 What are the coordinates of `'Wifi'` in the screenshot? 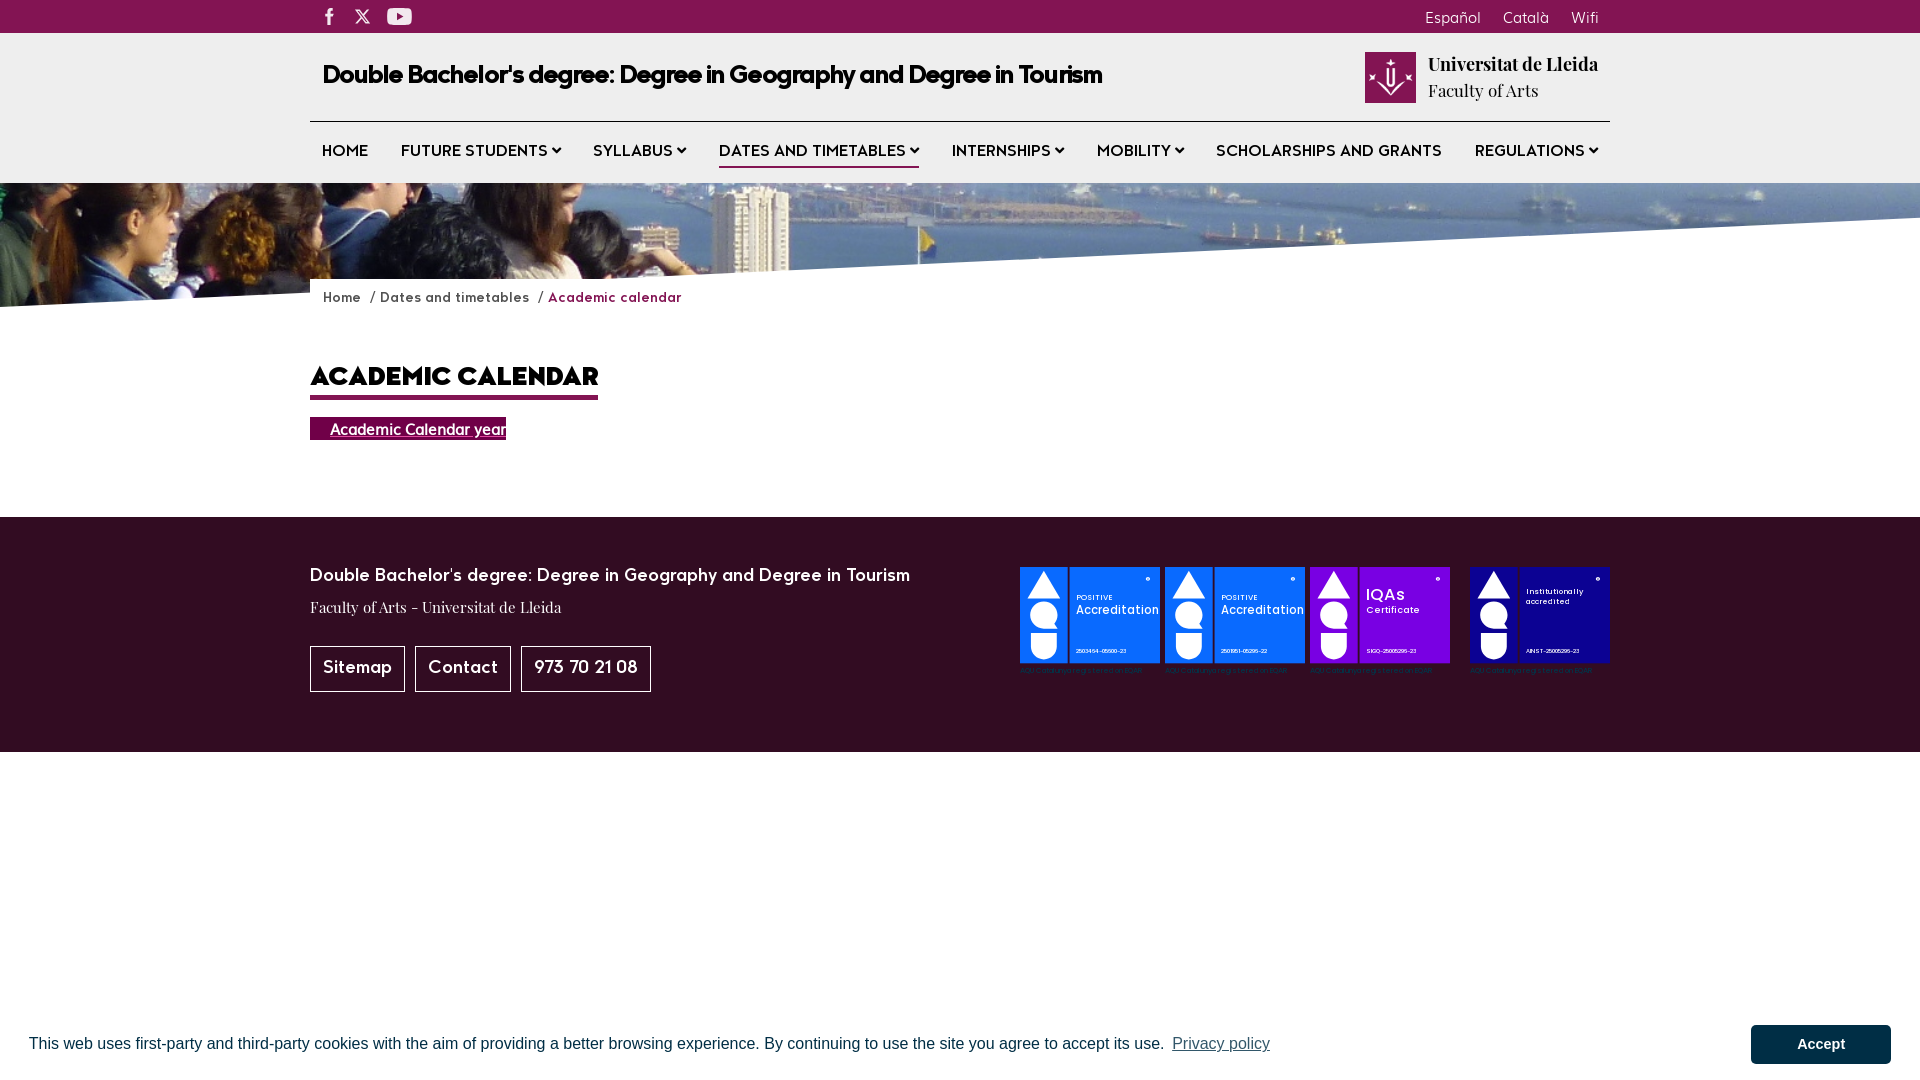 It's located at (1583, 15).